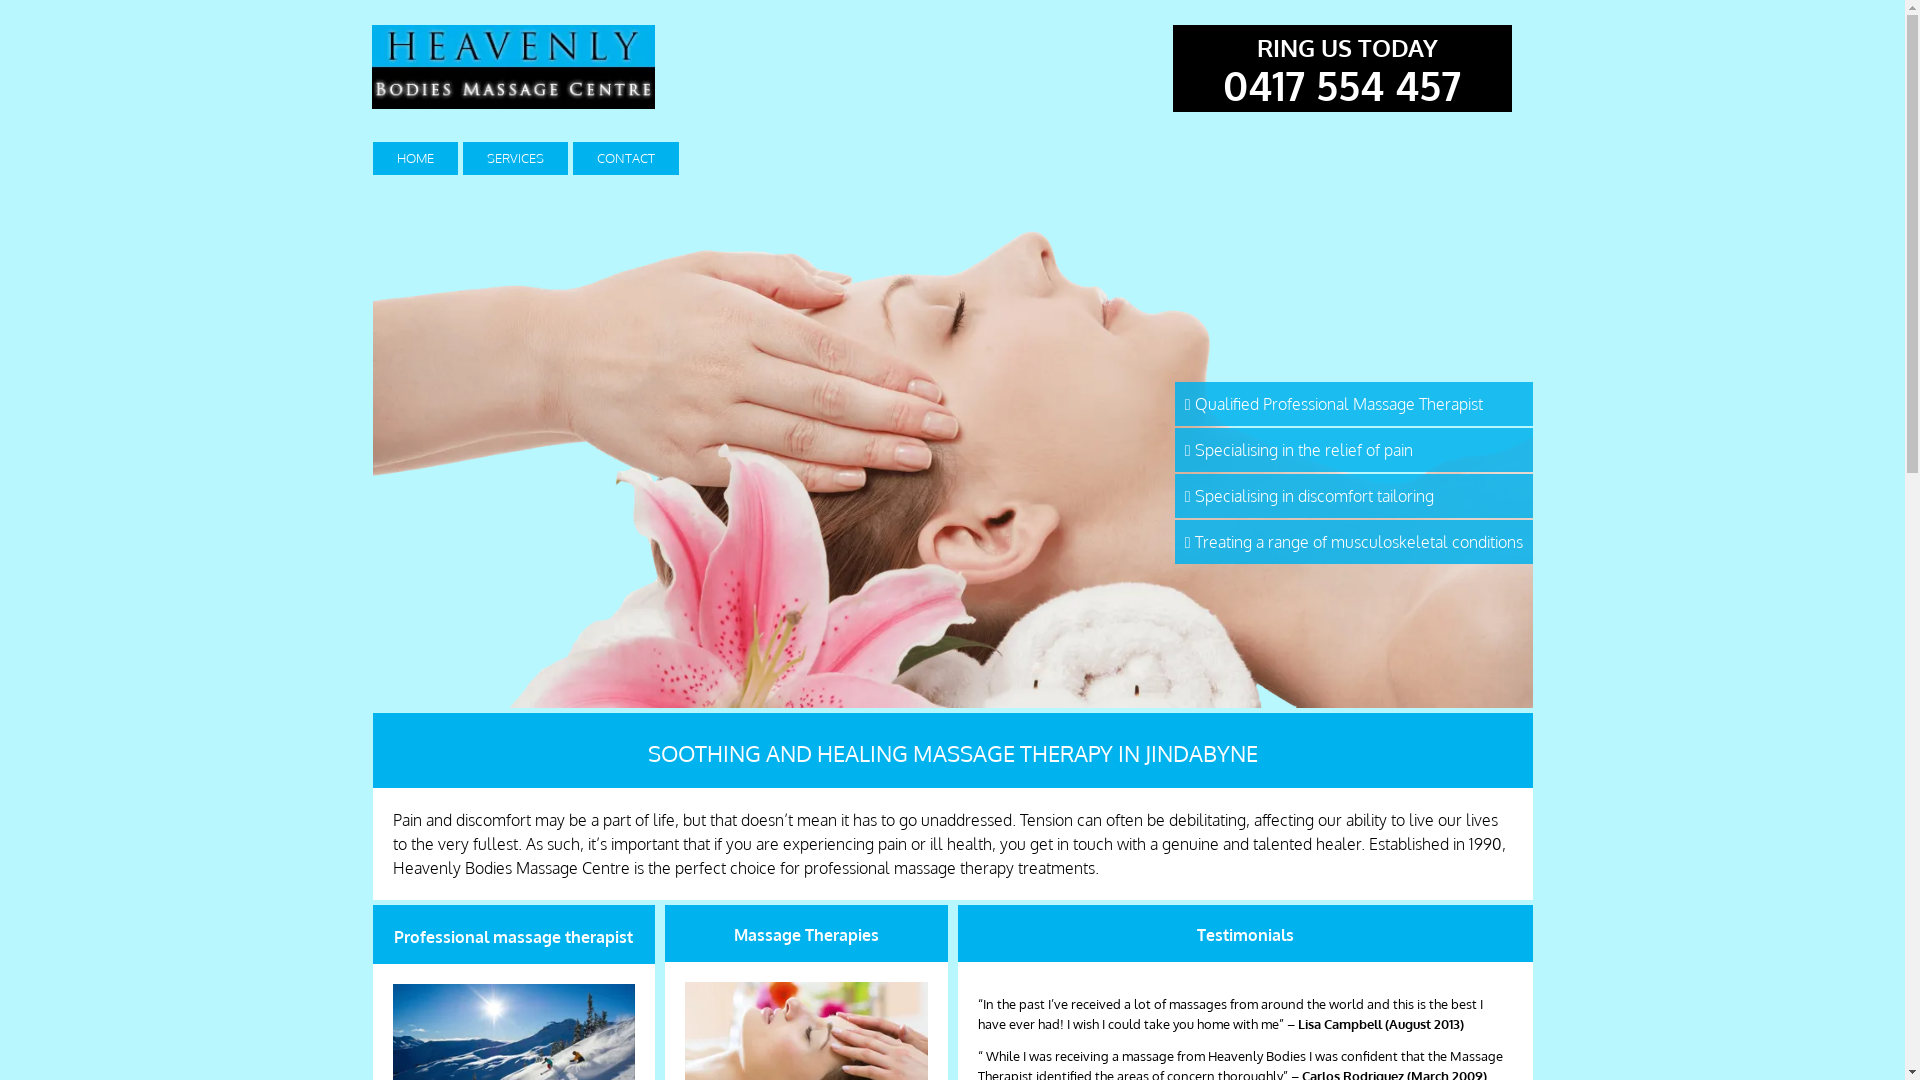 The height and width of the screenshot is (1080, 1920). Describe the element at coordinates (513, 65) in the screenshot. I see `'Heavenly bodies massage centre in Jindabyne'` at that location.